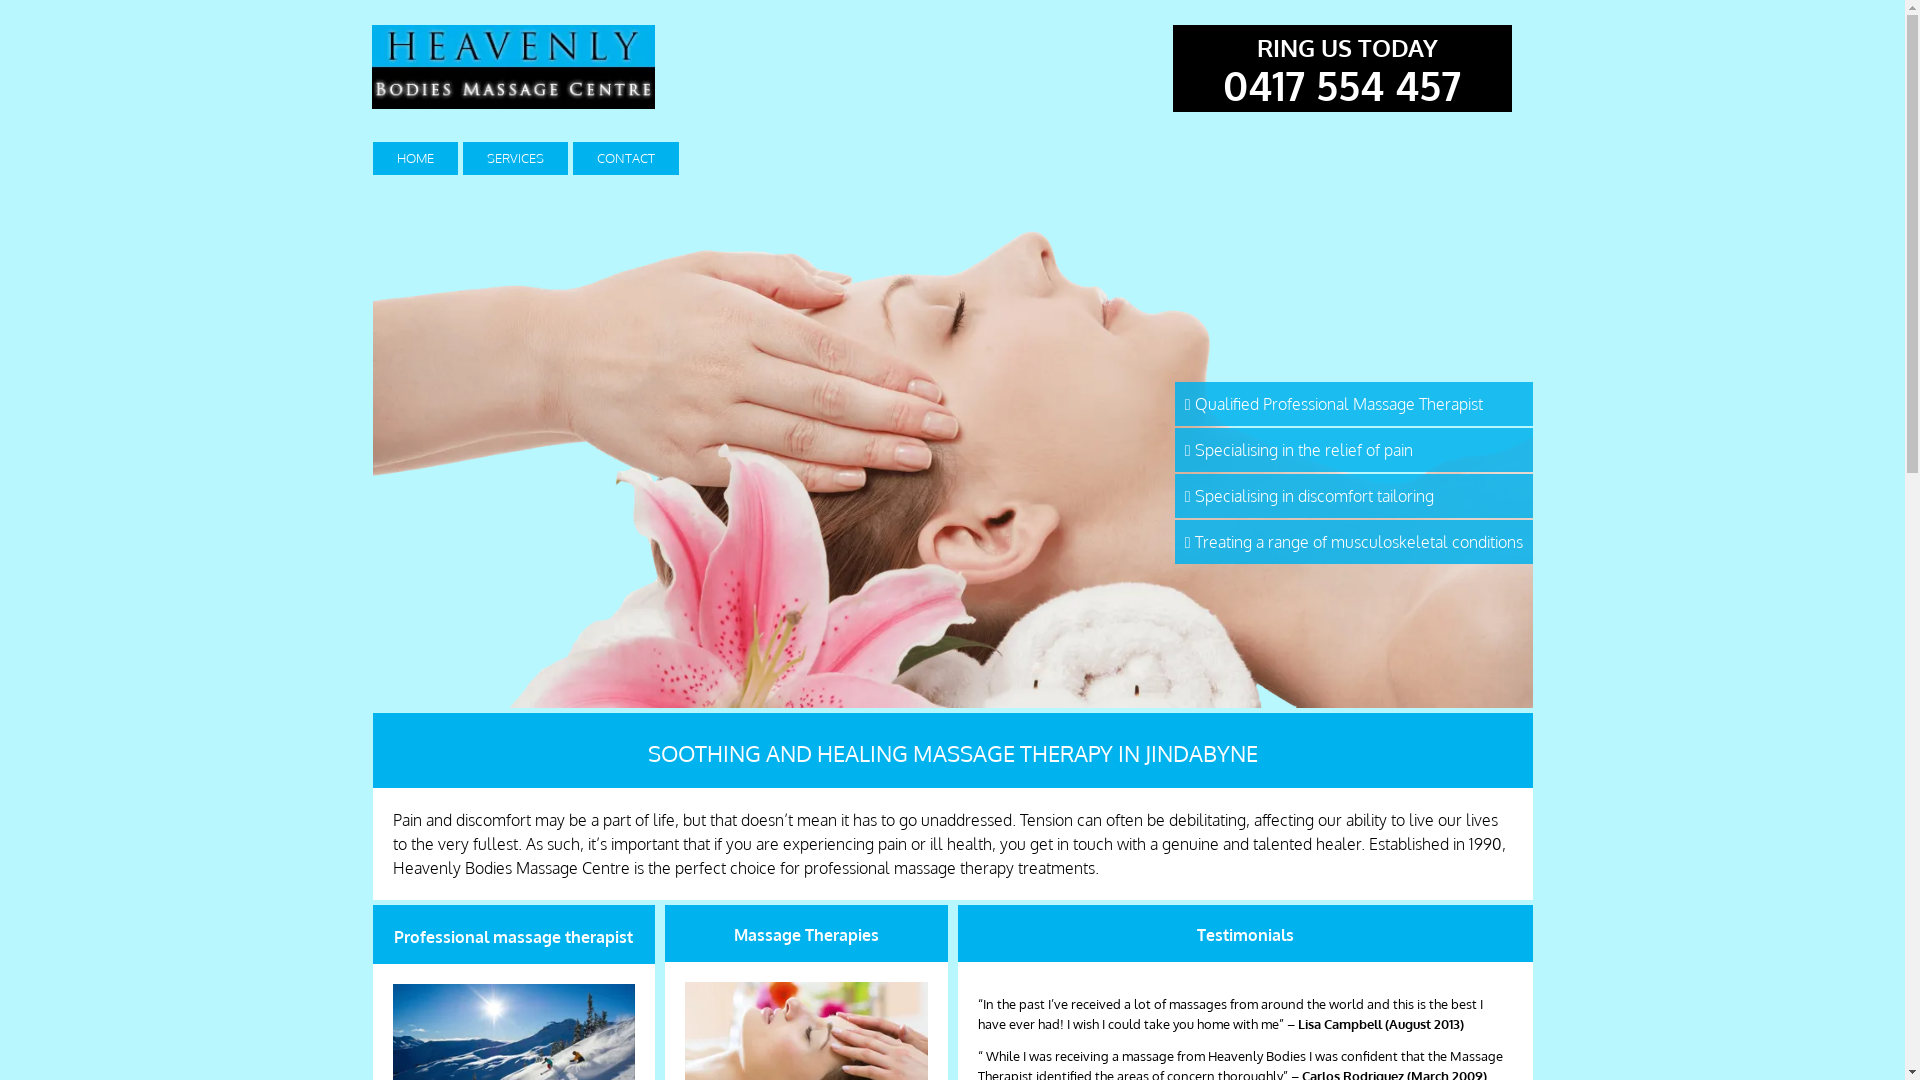 The height and width of the screenshot is (1080, 1920). Describe the element at coordinates (513, 65) in the screenshot. I see `'Heavenly bodies massage centre in Jindabyne'` at that location.